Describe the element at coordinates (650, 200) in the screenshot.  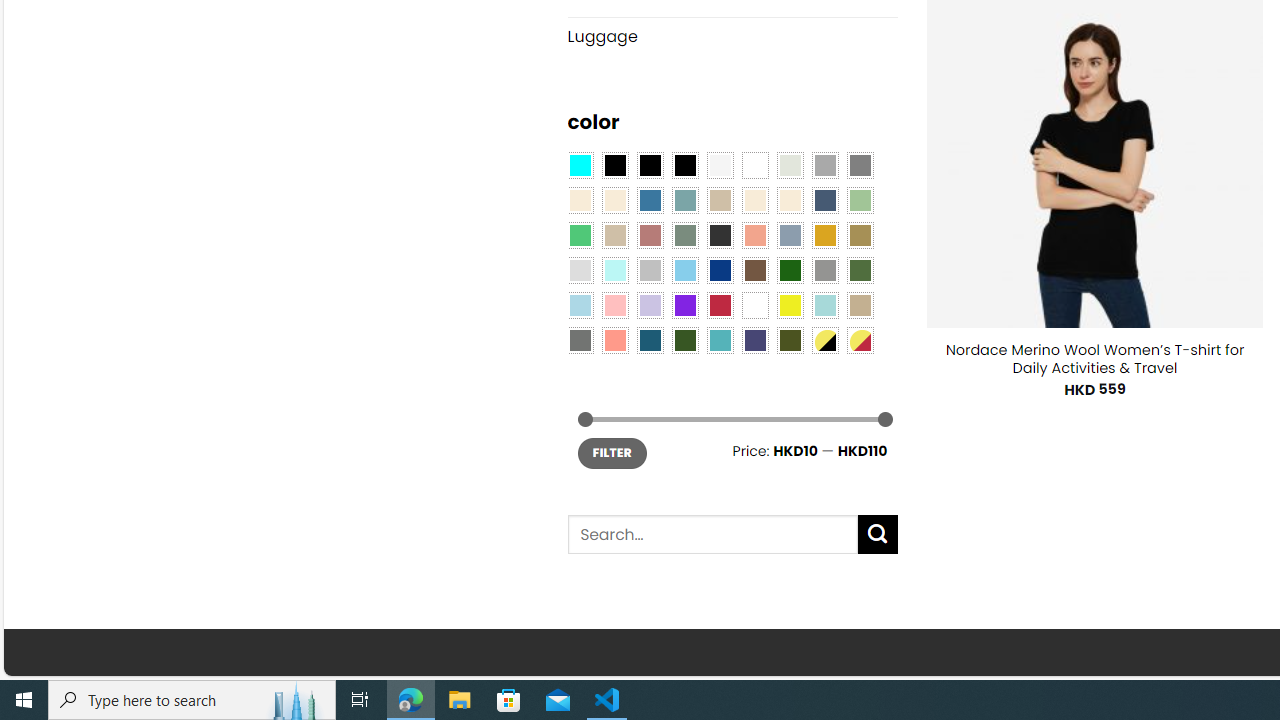
I see `'Blue'` at that location.